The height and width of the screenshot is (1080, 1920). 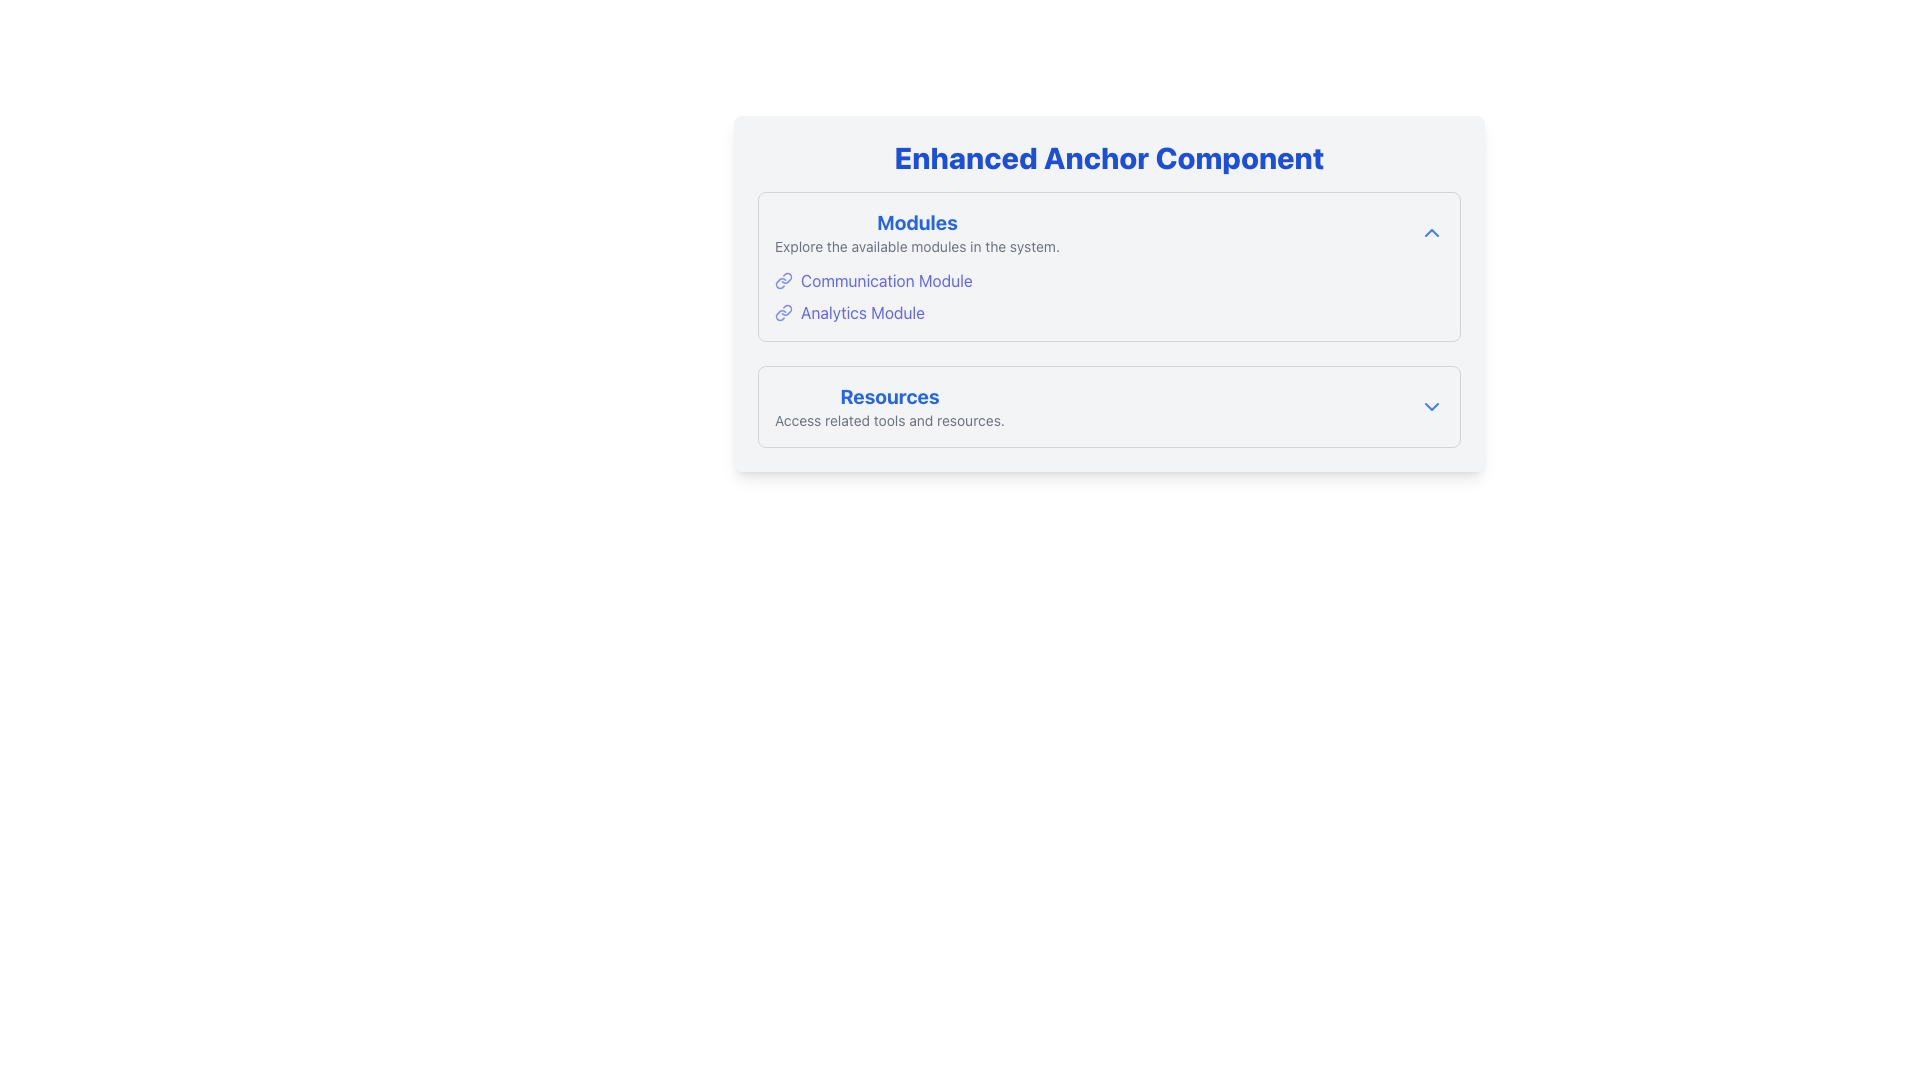 I want to click on the upward-pointing chevron icon button styled in blue, located at the far right end of the 'Modules' section header, so click(x=1430, y=231).